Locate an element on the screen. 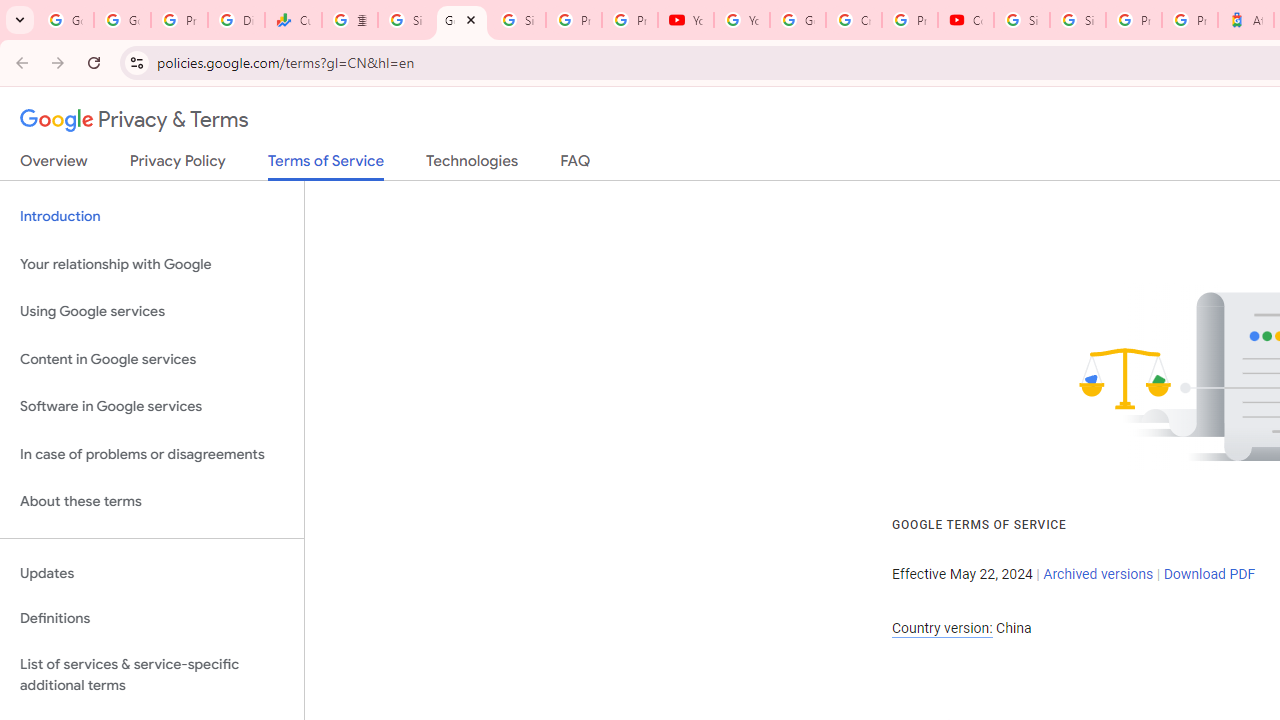 The height and width of the screenshot is (720, 1280). 'Google Account Help' is located at coordinates (797, 20).